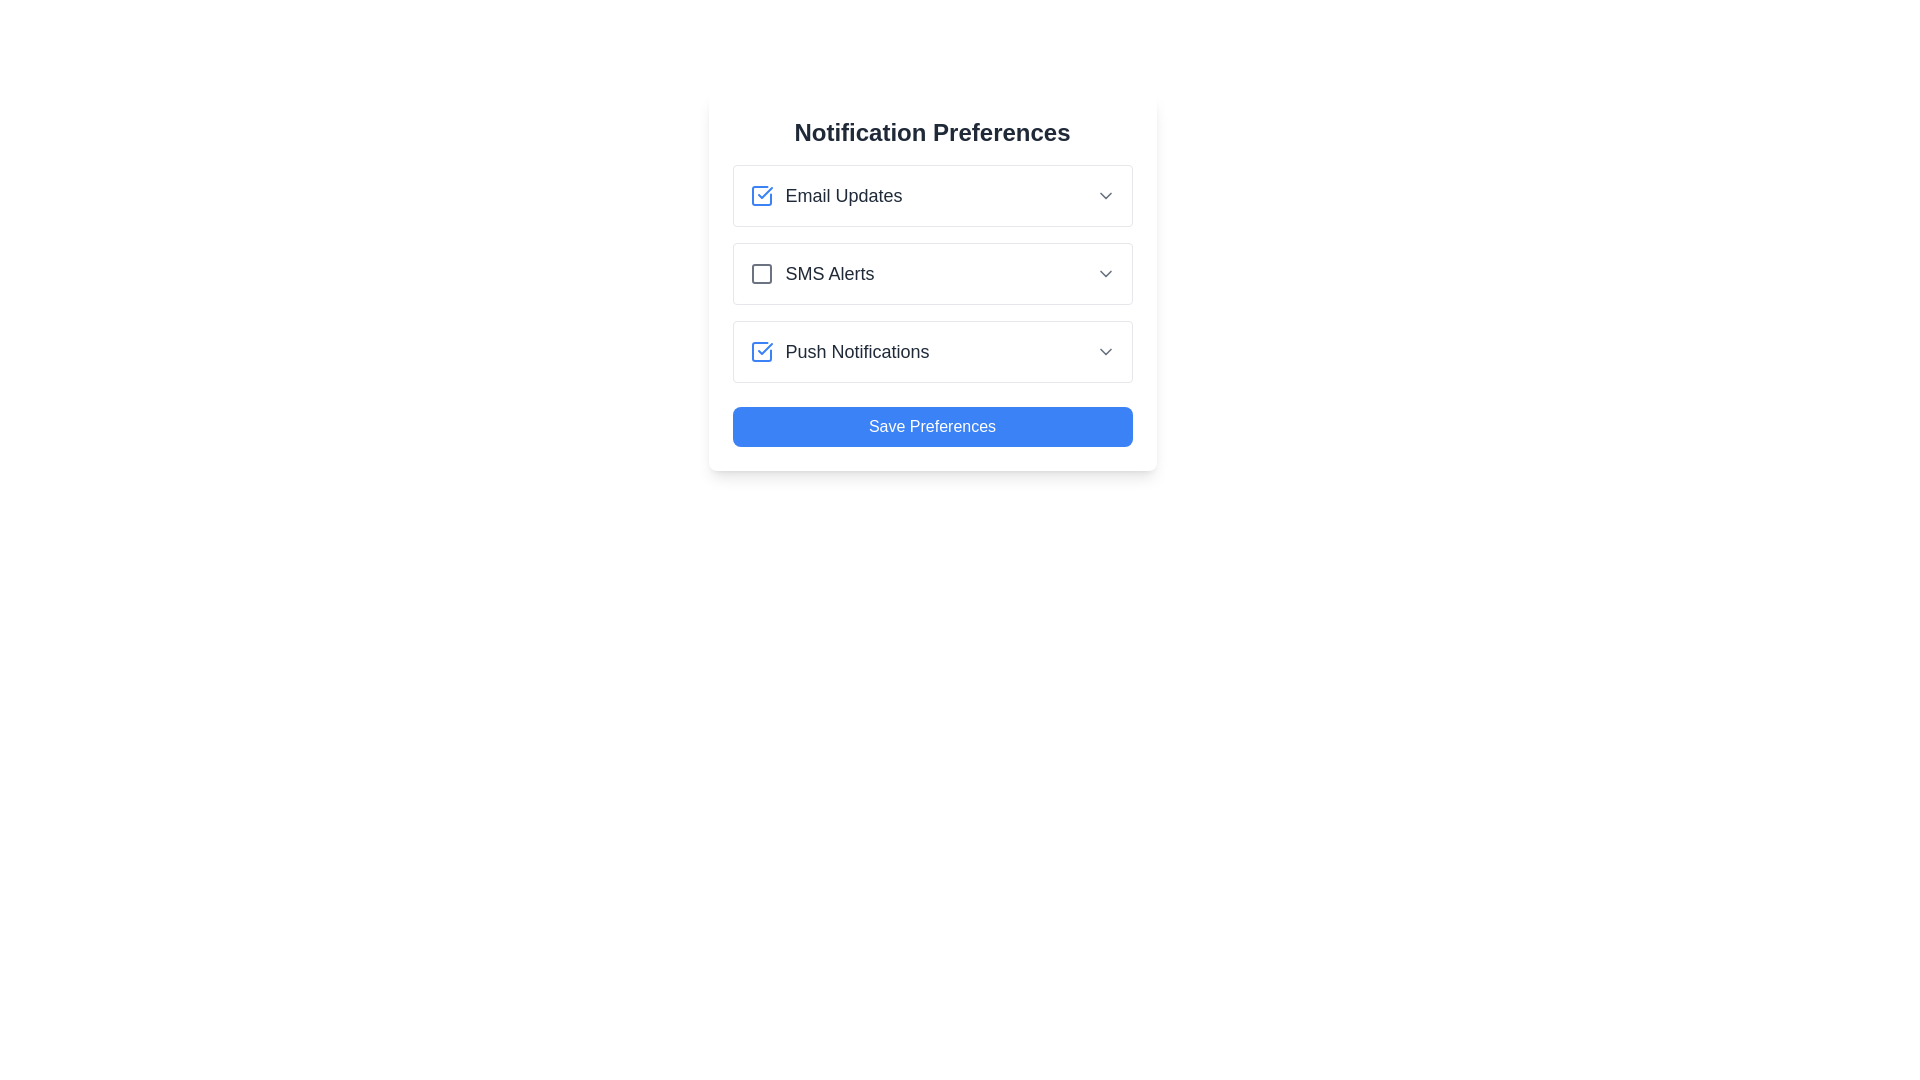  What do you see at coordinates (811, 273) in the screenshot?
I see `the checkbox for SMS alerts` at bounding box center [811, 273].